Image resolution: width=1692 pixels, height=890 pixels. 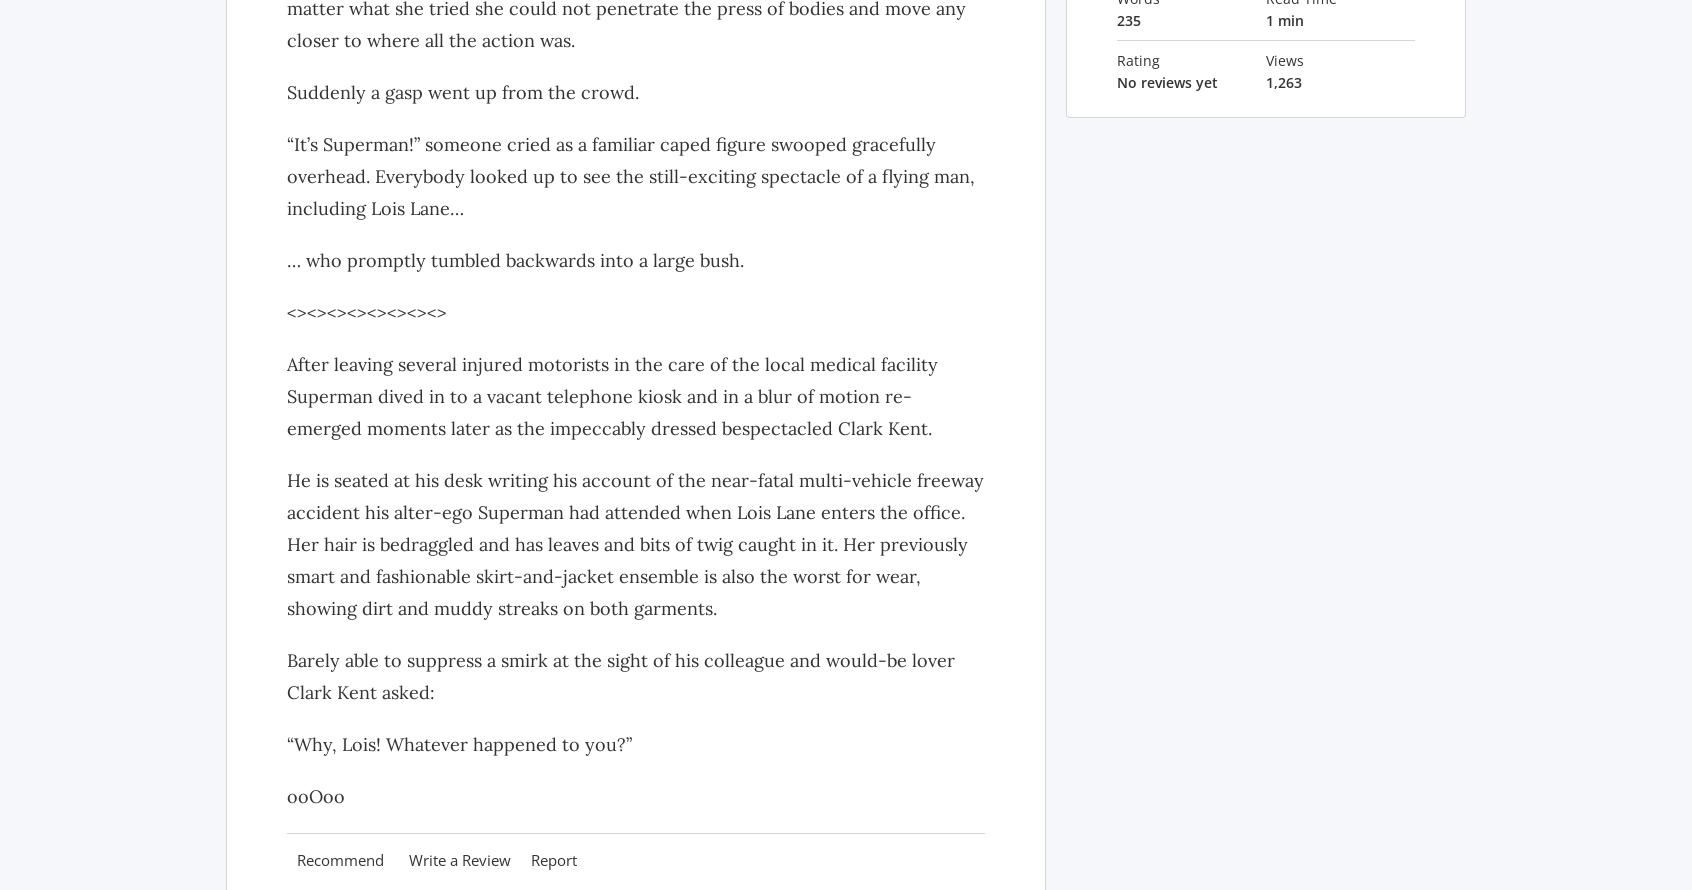 I want to click on 'Report', so click(x=553, y=858).